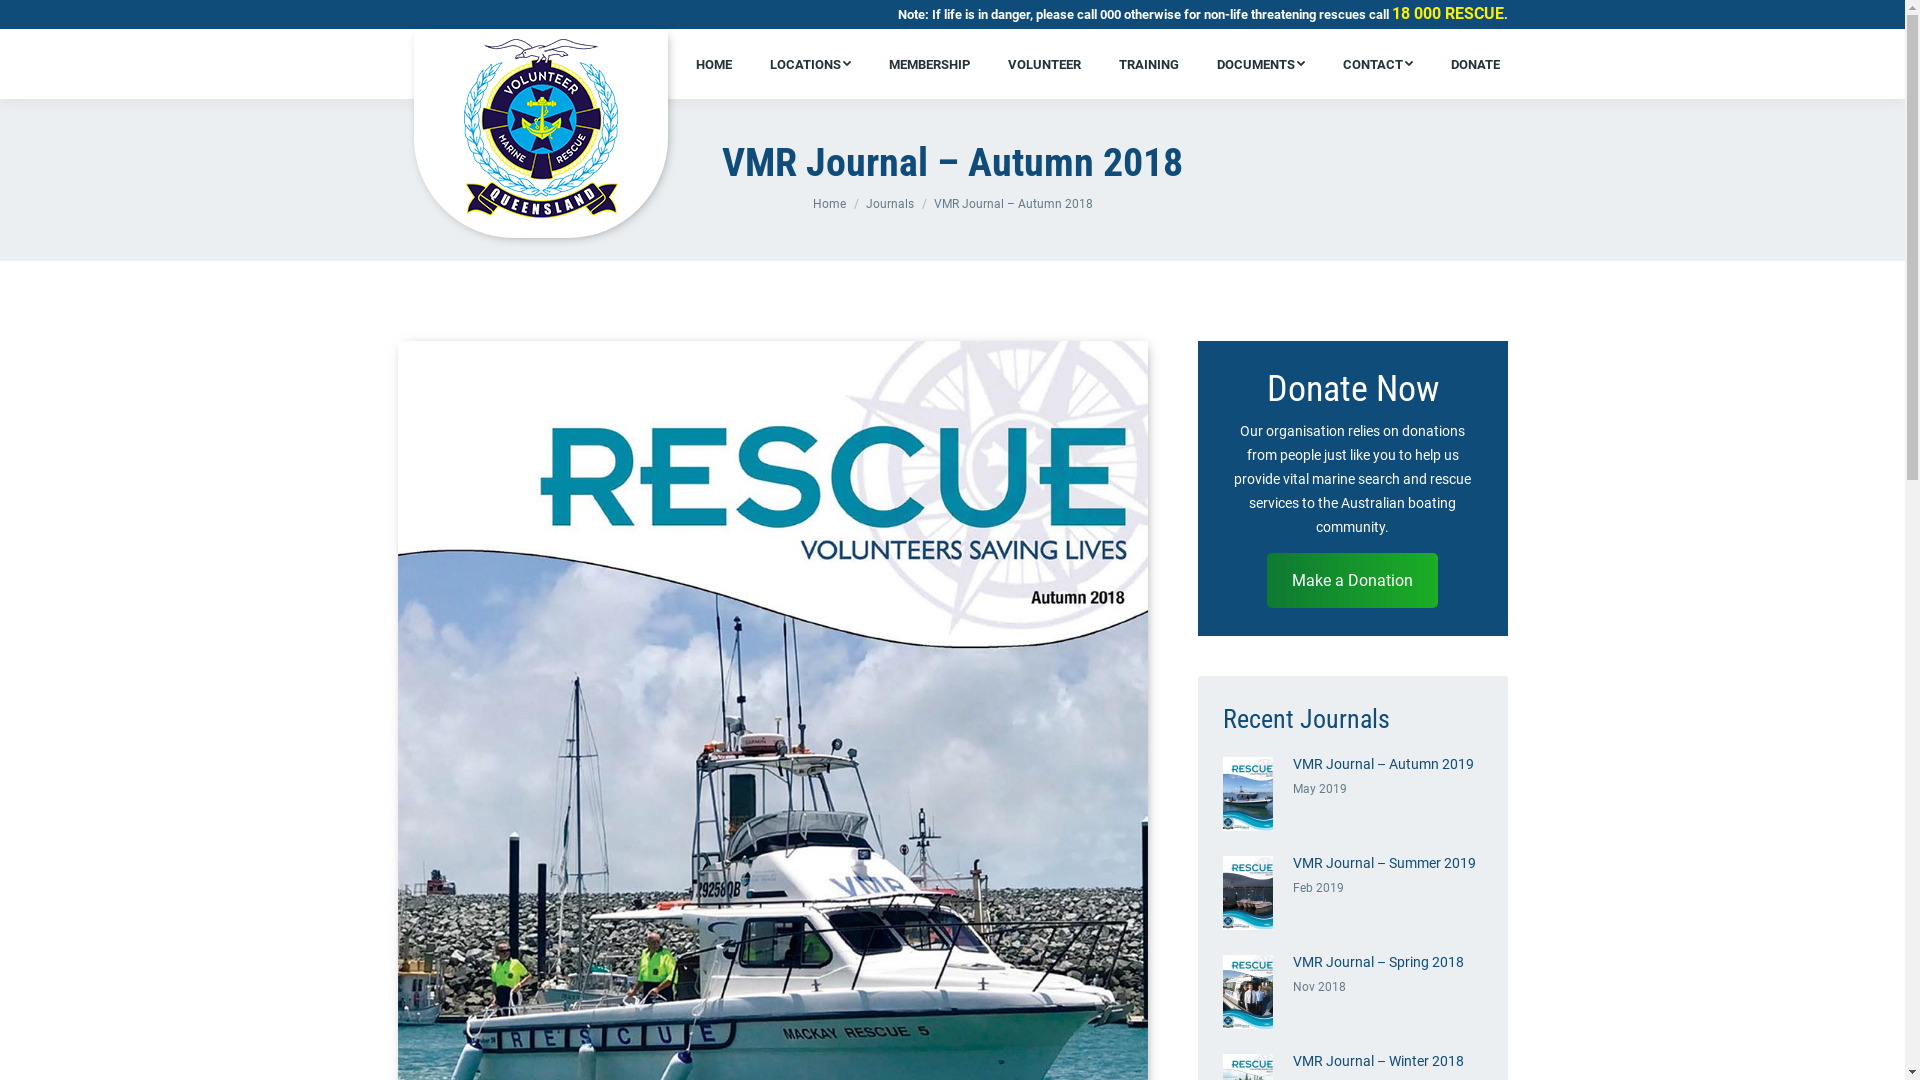 Image resolution: width=1920 pixels, height=1080 pixels. I want to click on 'DOCUMENTS', so click(1260, 63).